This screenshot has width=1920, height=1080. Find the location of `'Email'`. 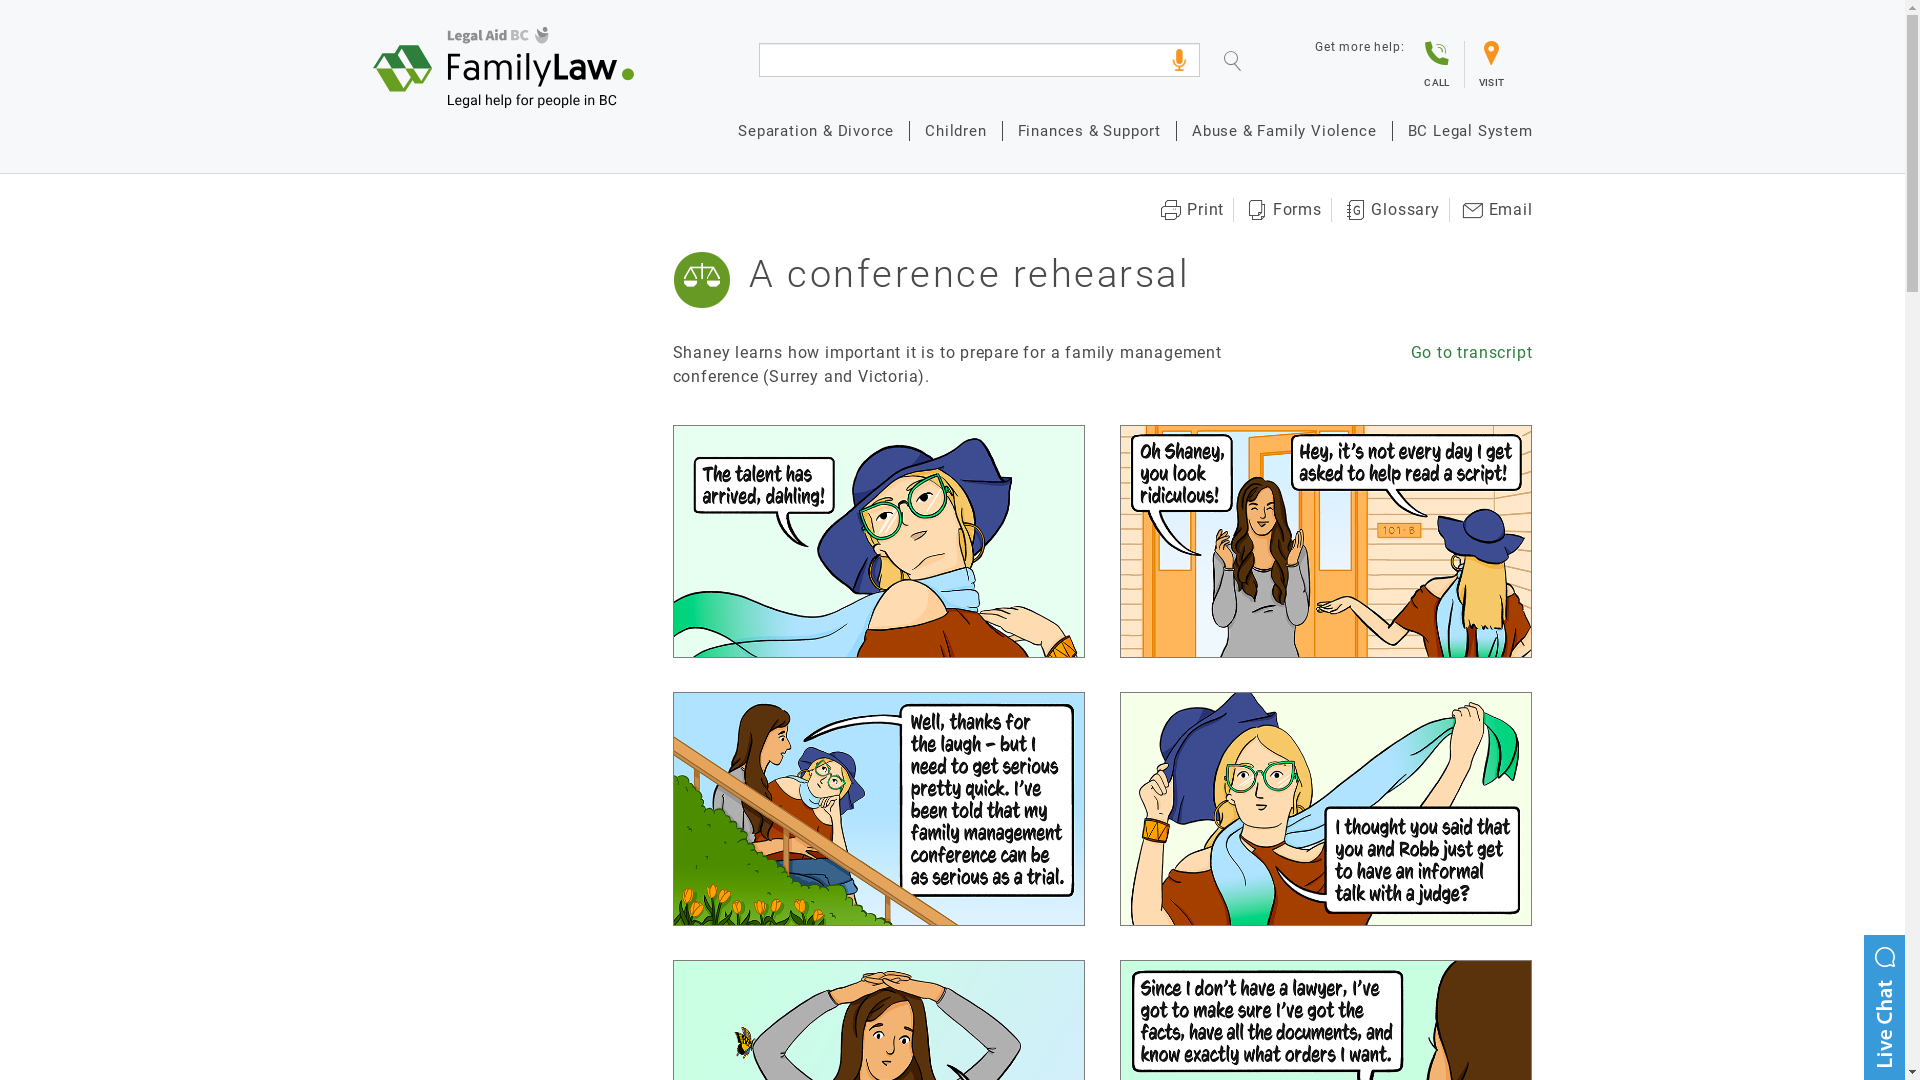

'Email' is located at coordinates (1497, 209).